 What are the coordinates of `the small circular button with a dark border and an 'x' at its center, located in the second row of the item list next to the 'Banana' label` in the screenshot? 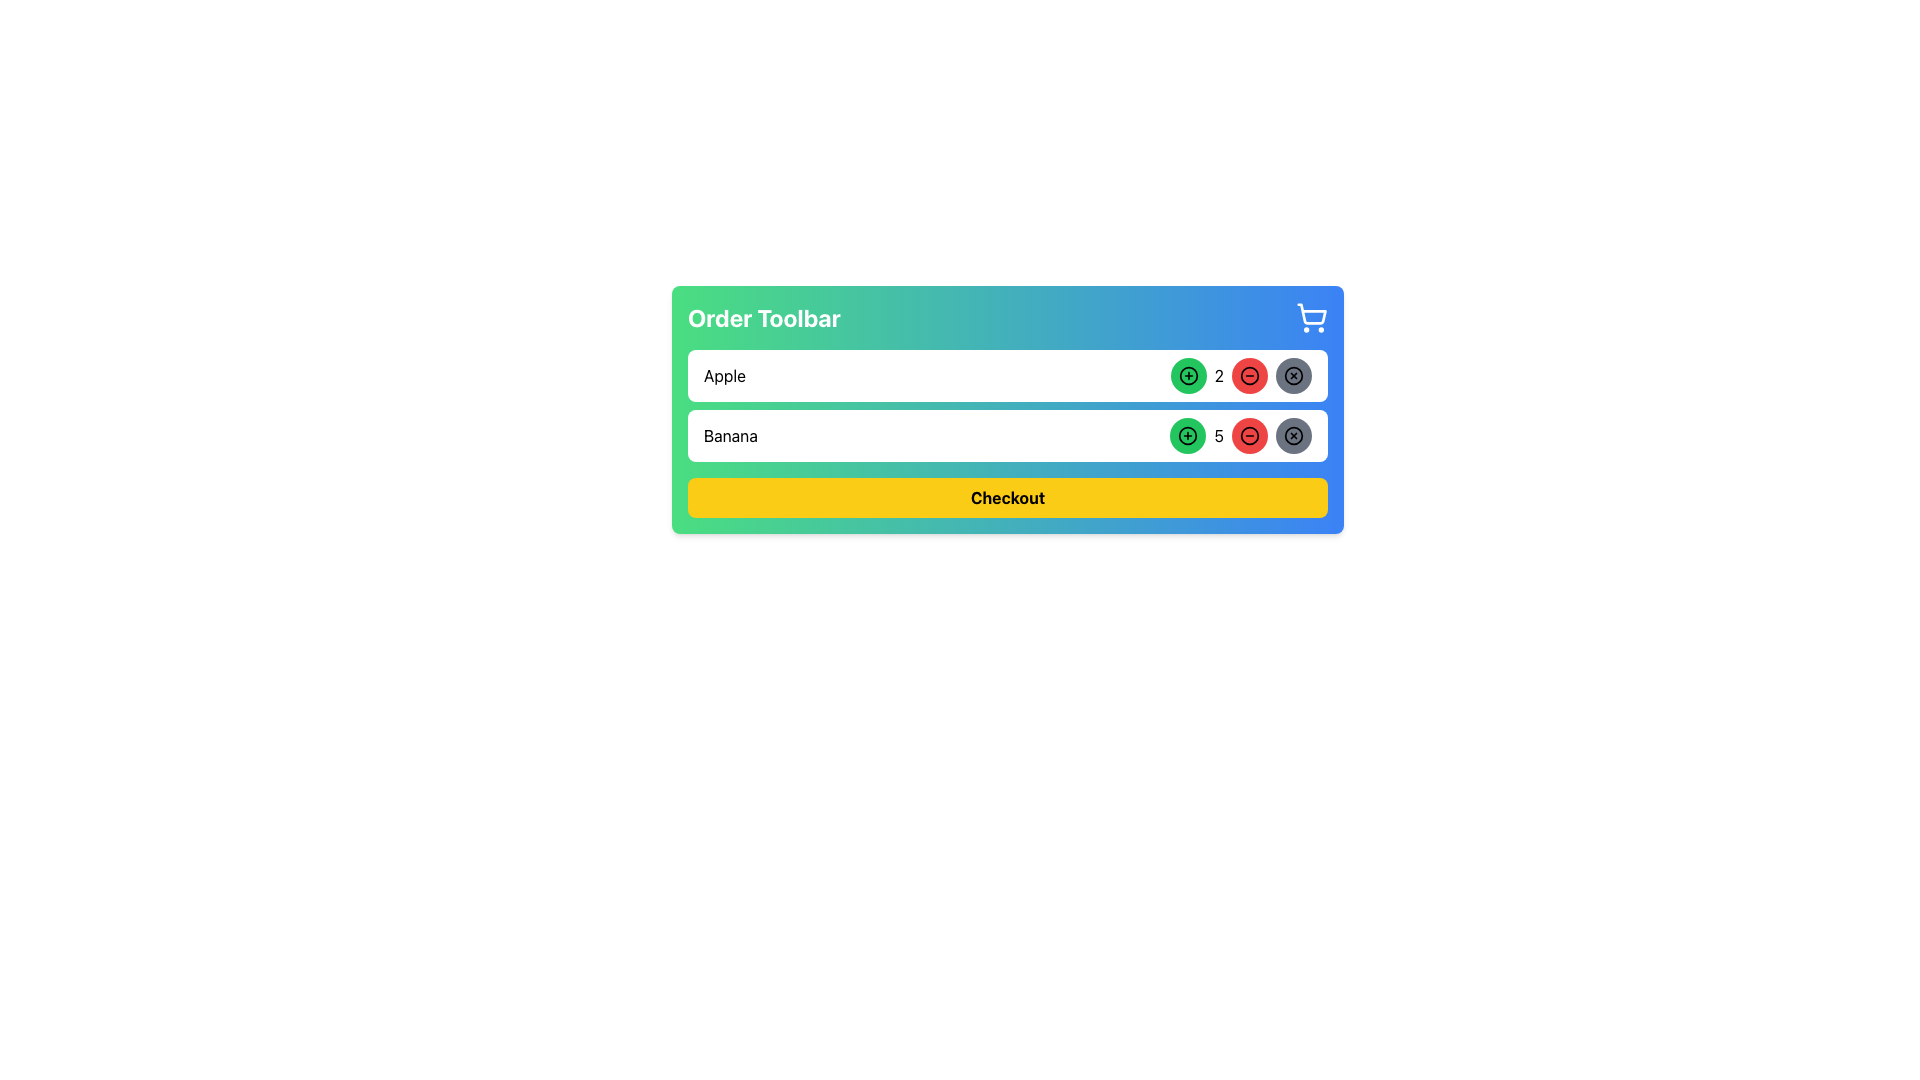 It's located at (1294, 375).